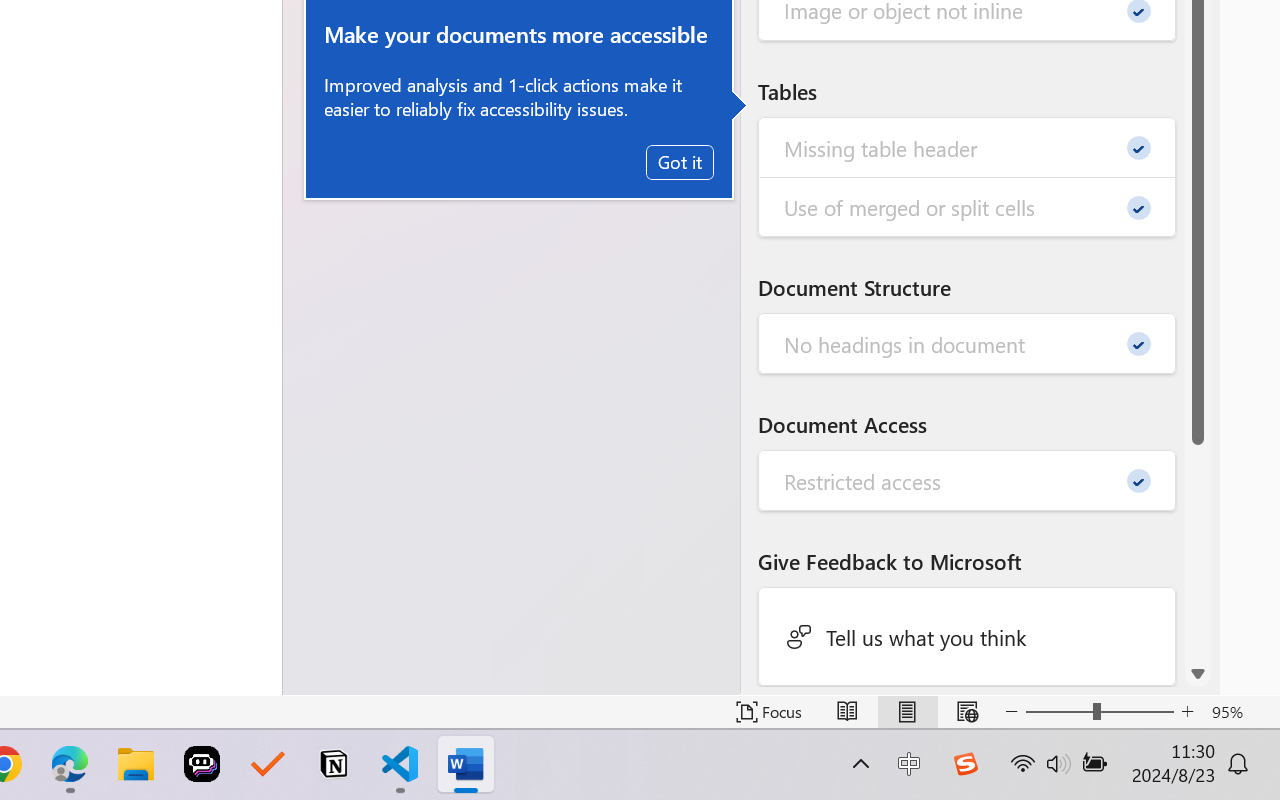 Image resolution: width=1280 pixels, height=800 pixels. What do you see at coordinates (1198, 674) in the screenshot?
I see `'Line down'` at bounding box center [1198, 674].